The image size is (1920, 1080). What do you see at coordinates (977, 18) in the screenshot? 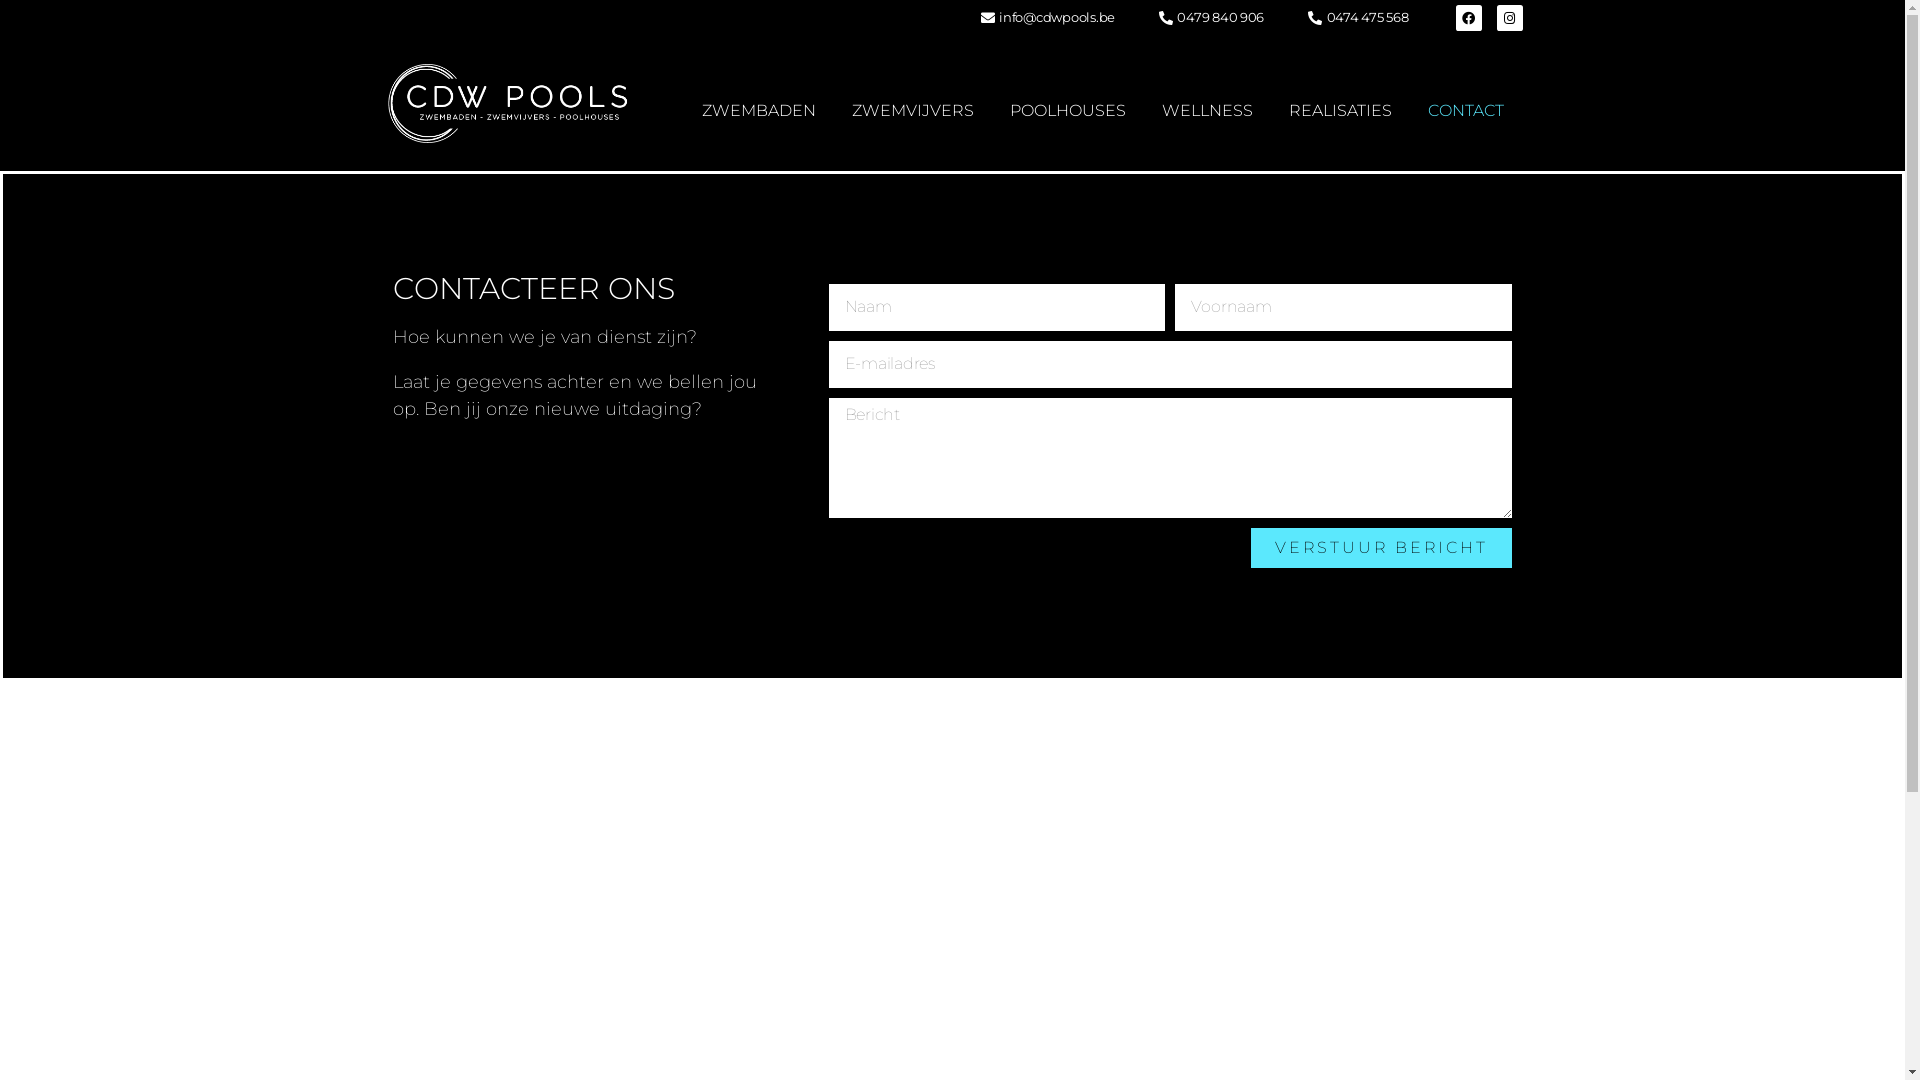
I see `'info@cdwpools.be'` at bounding box center [977, 18].